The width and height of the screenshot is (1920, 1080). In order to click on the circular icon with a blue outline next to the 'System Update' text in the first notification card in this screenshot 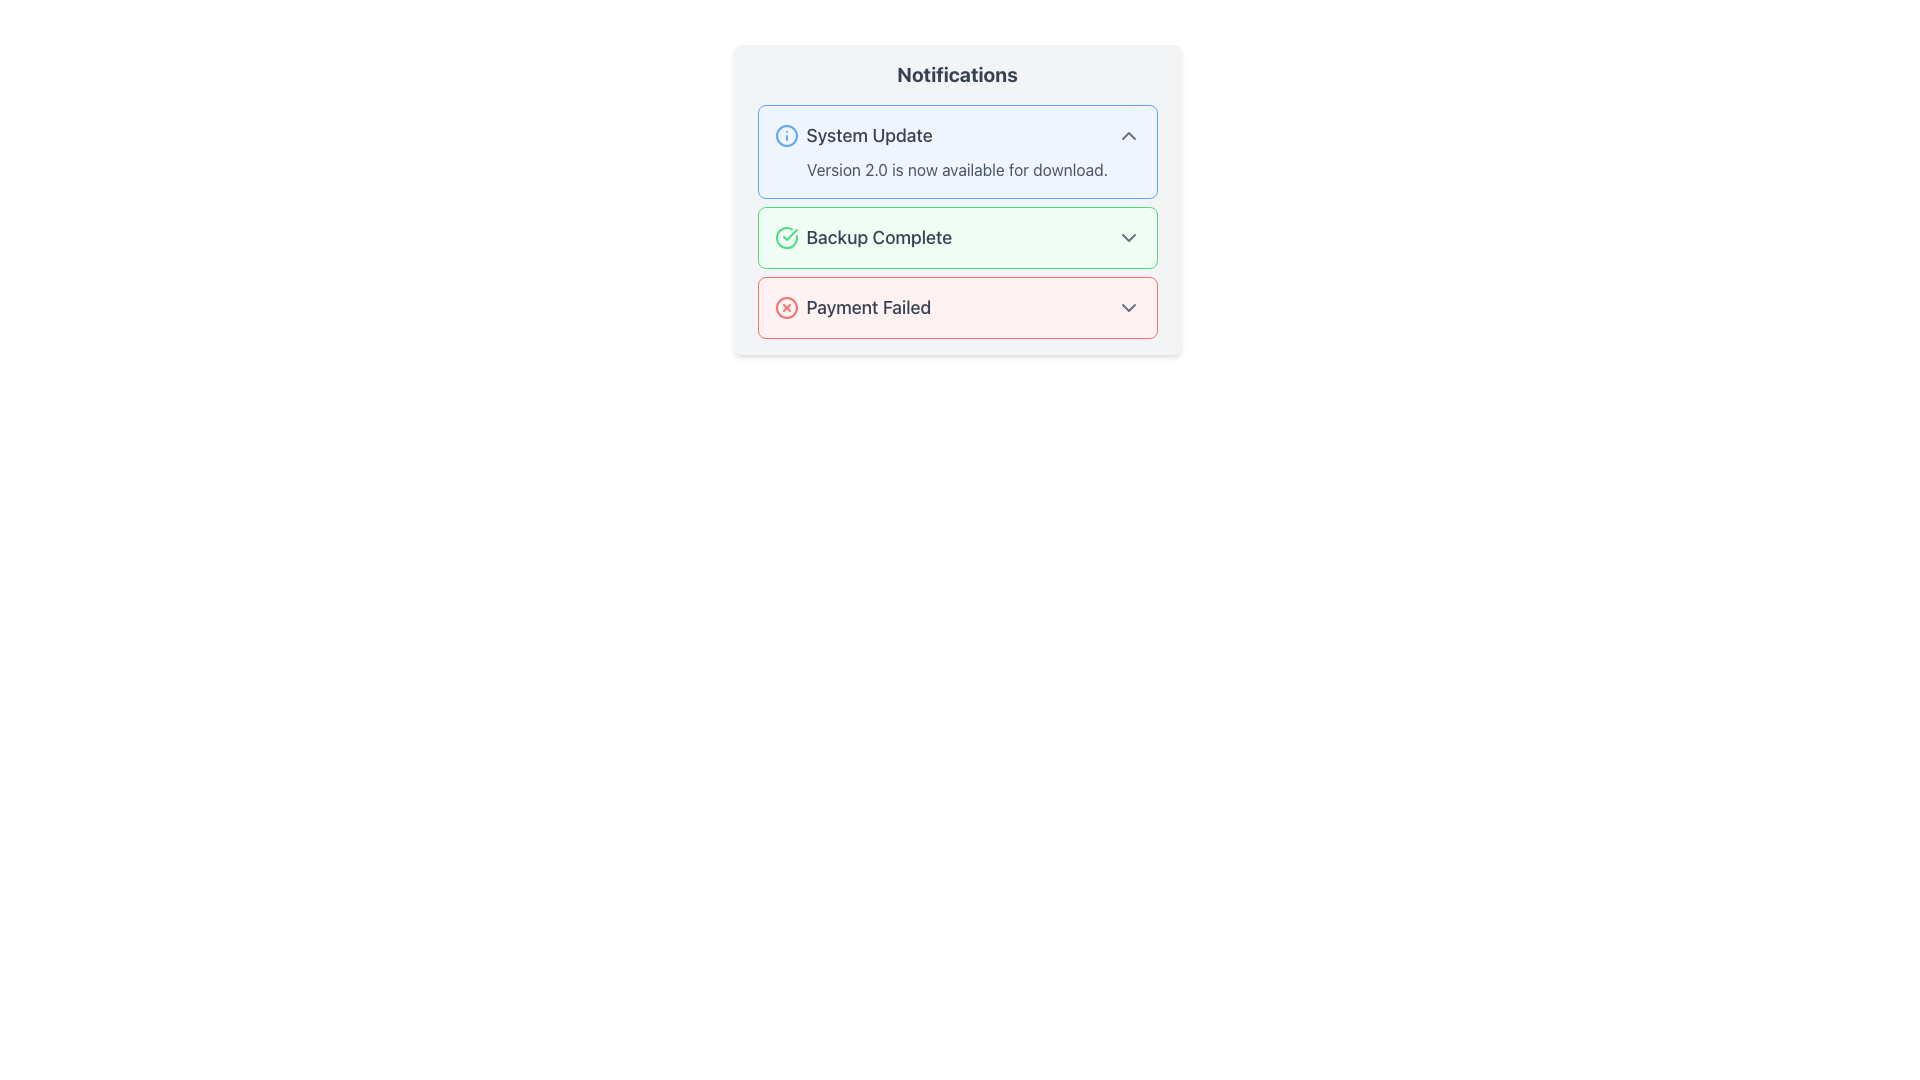, I will do `click(785, 135)`.